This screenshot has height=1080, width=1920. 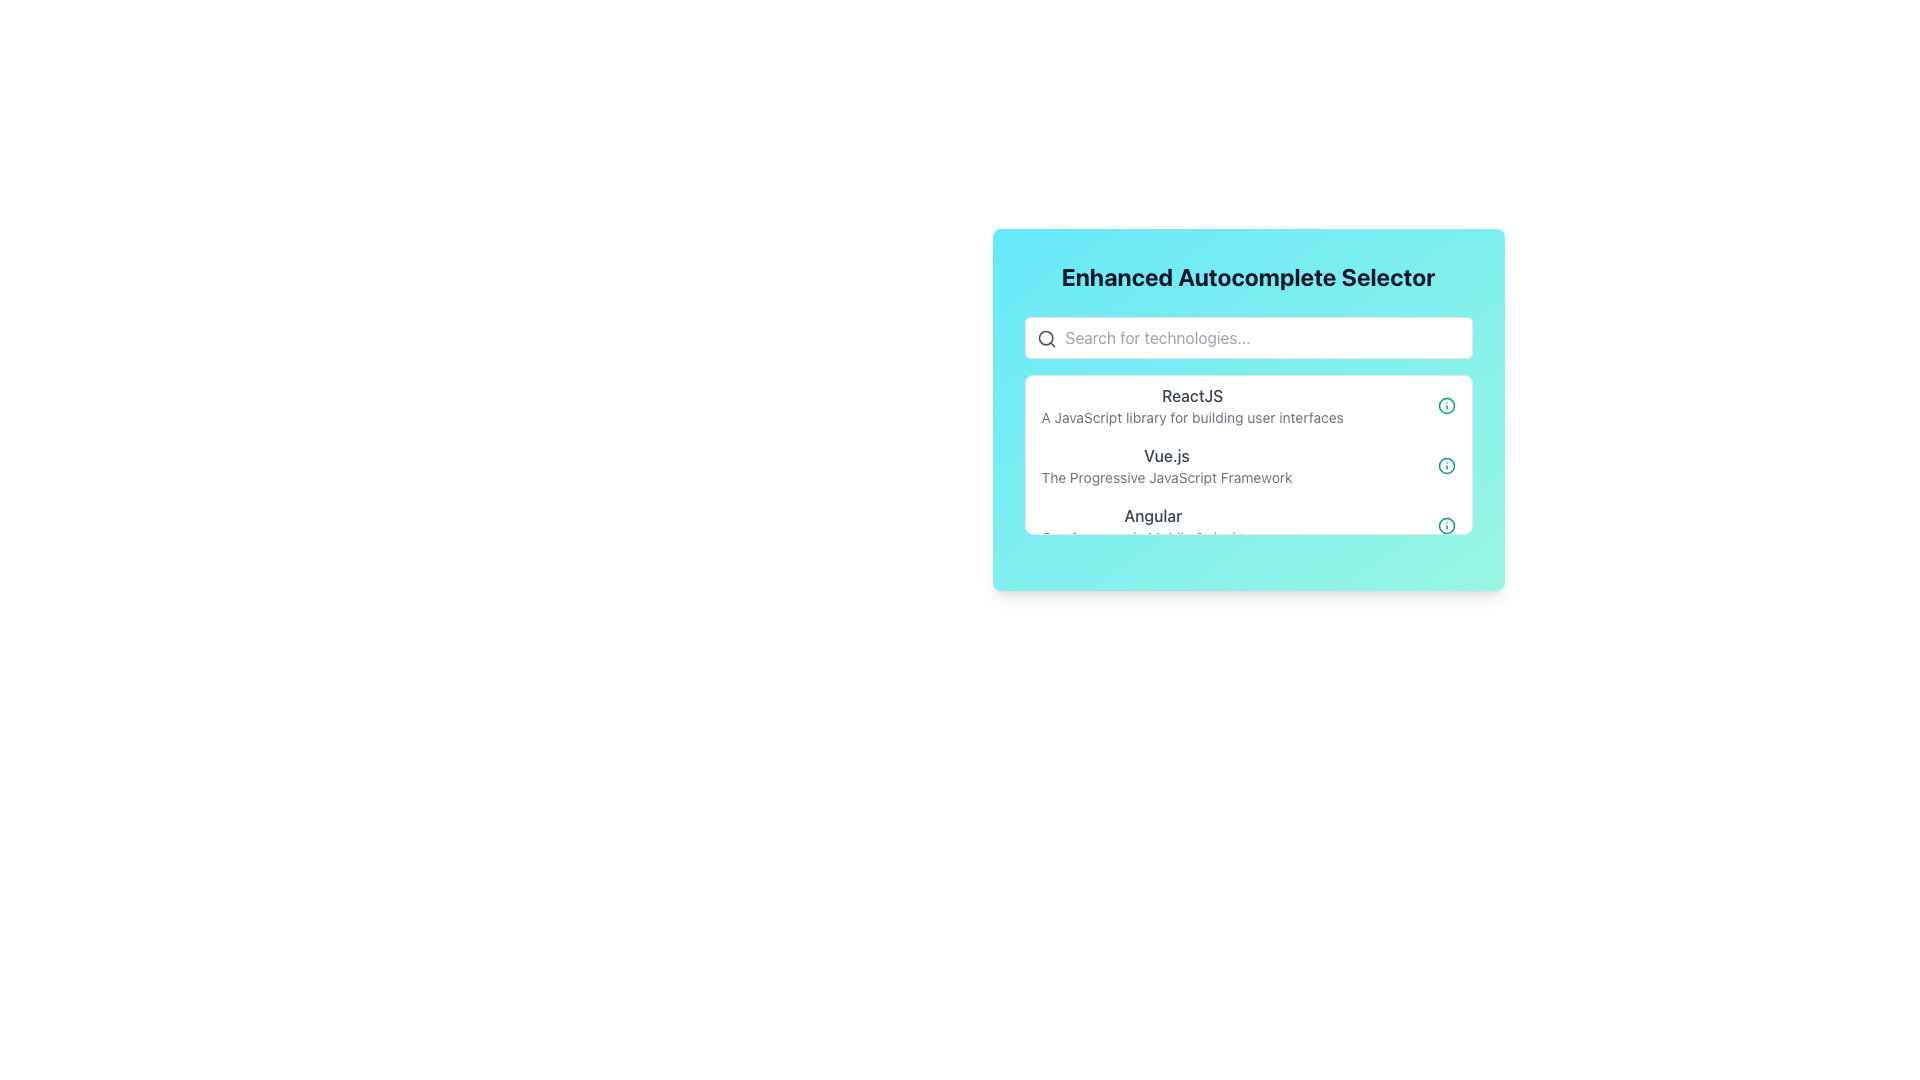 What do you see at coordinates (1247, 524) in the screenshot?
I see `the selectable option for 'Angular' in the dropdown list` at bounding box center [1247, 524].